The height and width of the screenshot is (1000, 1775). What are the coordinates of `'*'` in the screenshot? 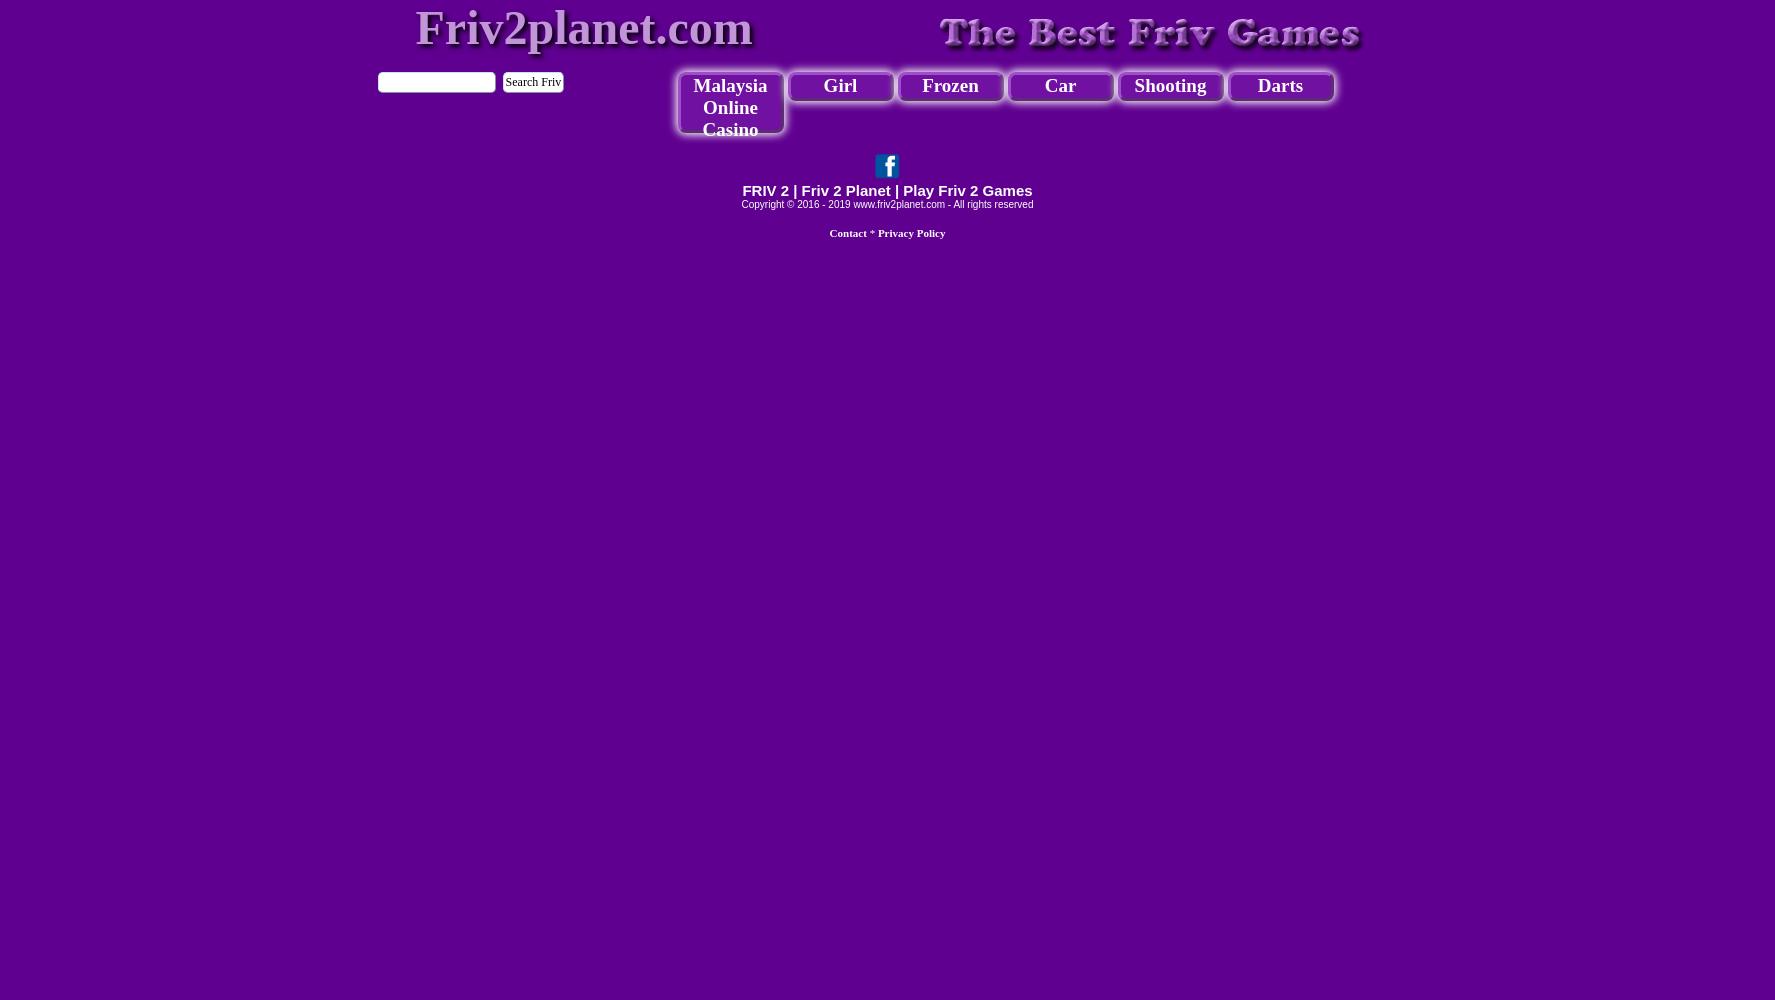 It's located at (870, 232).